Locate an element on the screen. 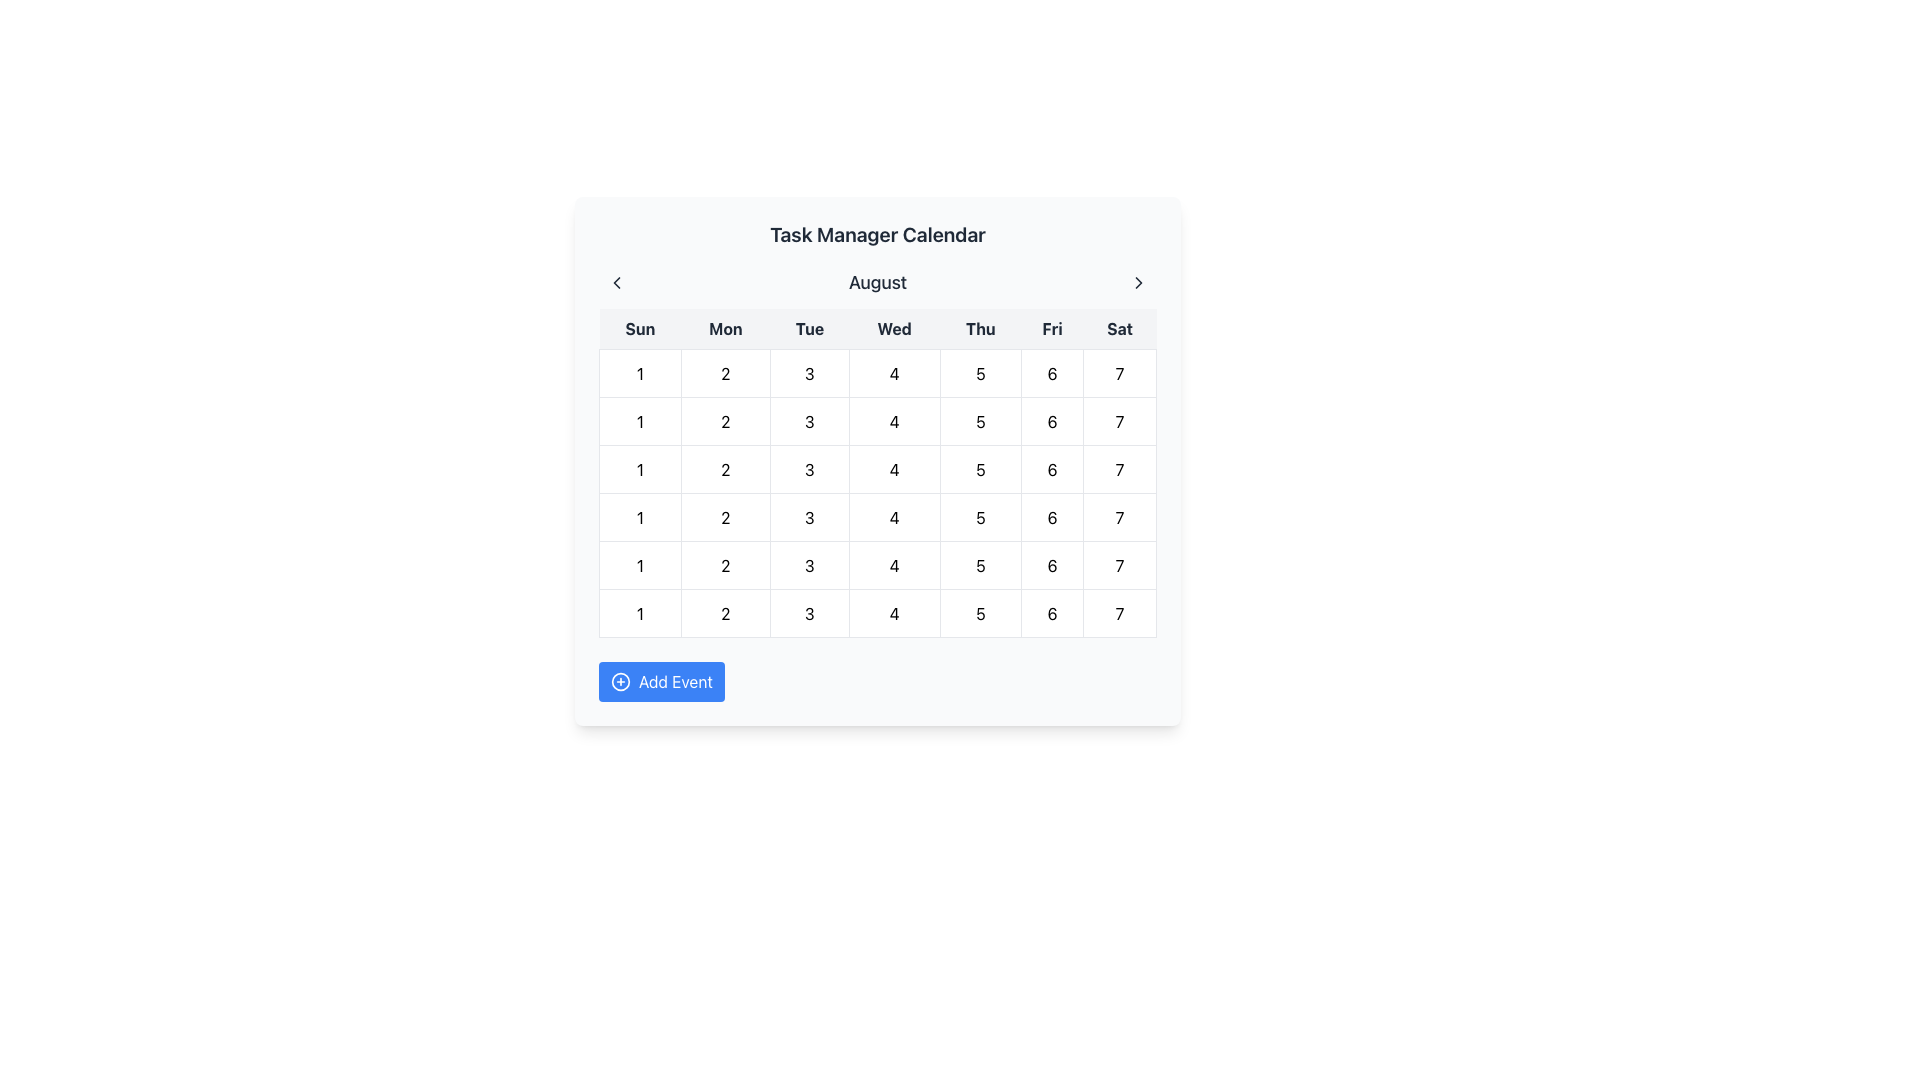  the calendar cell representing the 6th day of the month is located at coordinates (1051, 516).